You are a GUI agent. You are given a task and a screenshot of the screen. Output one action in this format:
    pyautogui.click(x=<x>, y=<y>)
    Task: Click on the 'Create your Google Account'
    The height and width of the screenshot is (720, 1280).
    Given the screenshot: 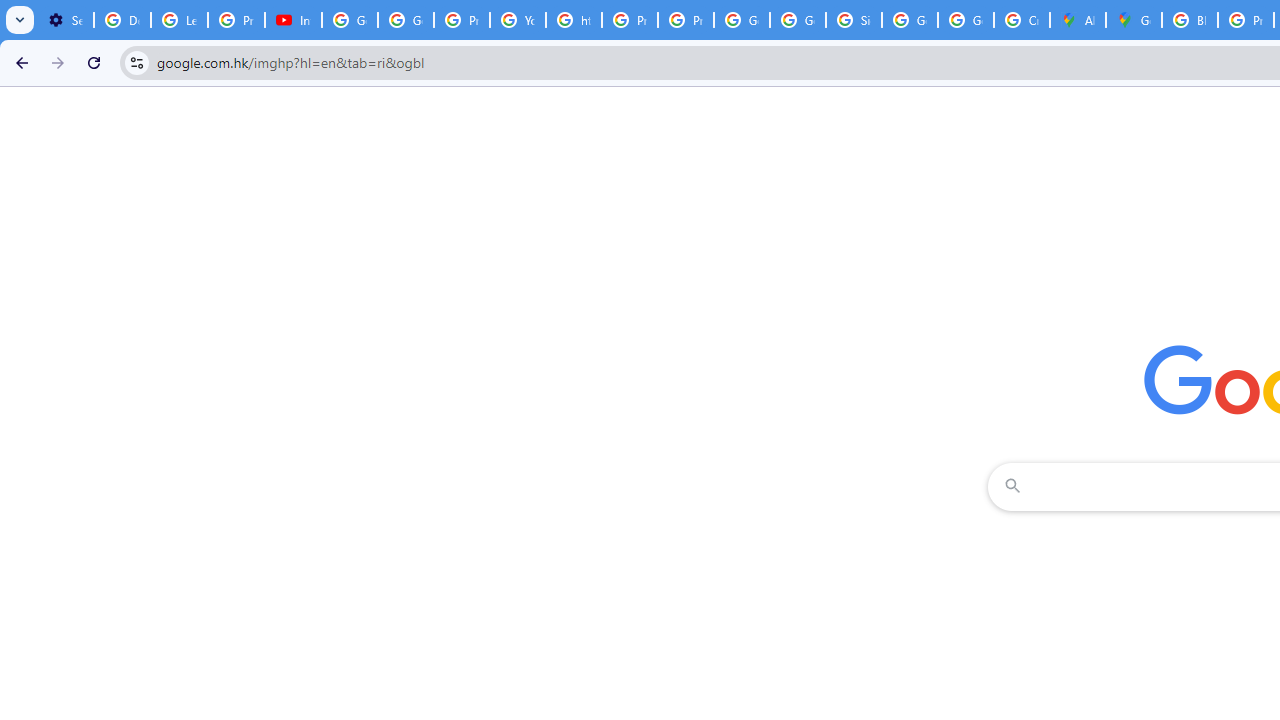 What is the action you would take?
    pyautogui.click(x=1022, y=20)
    